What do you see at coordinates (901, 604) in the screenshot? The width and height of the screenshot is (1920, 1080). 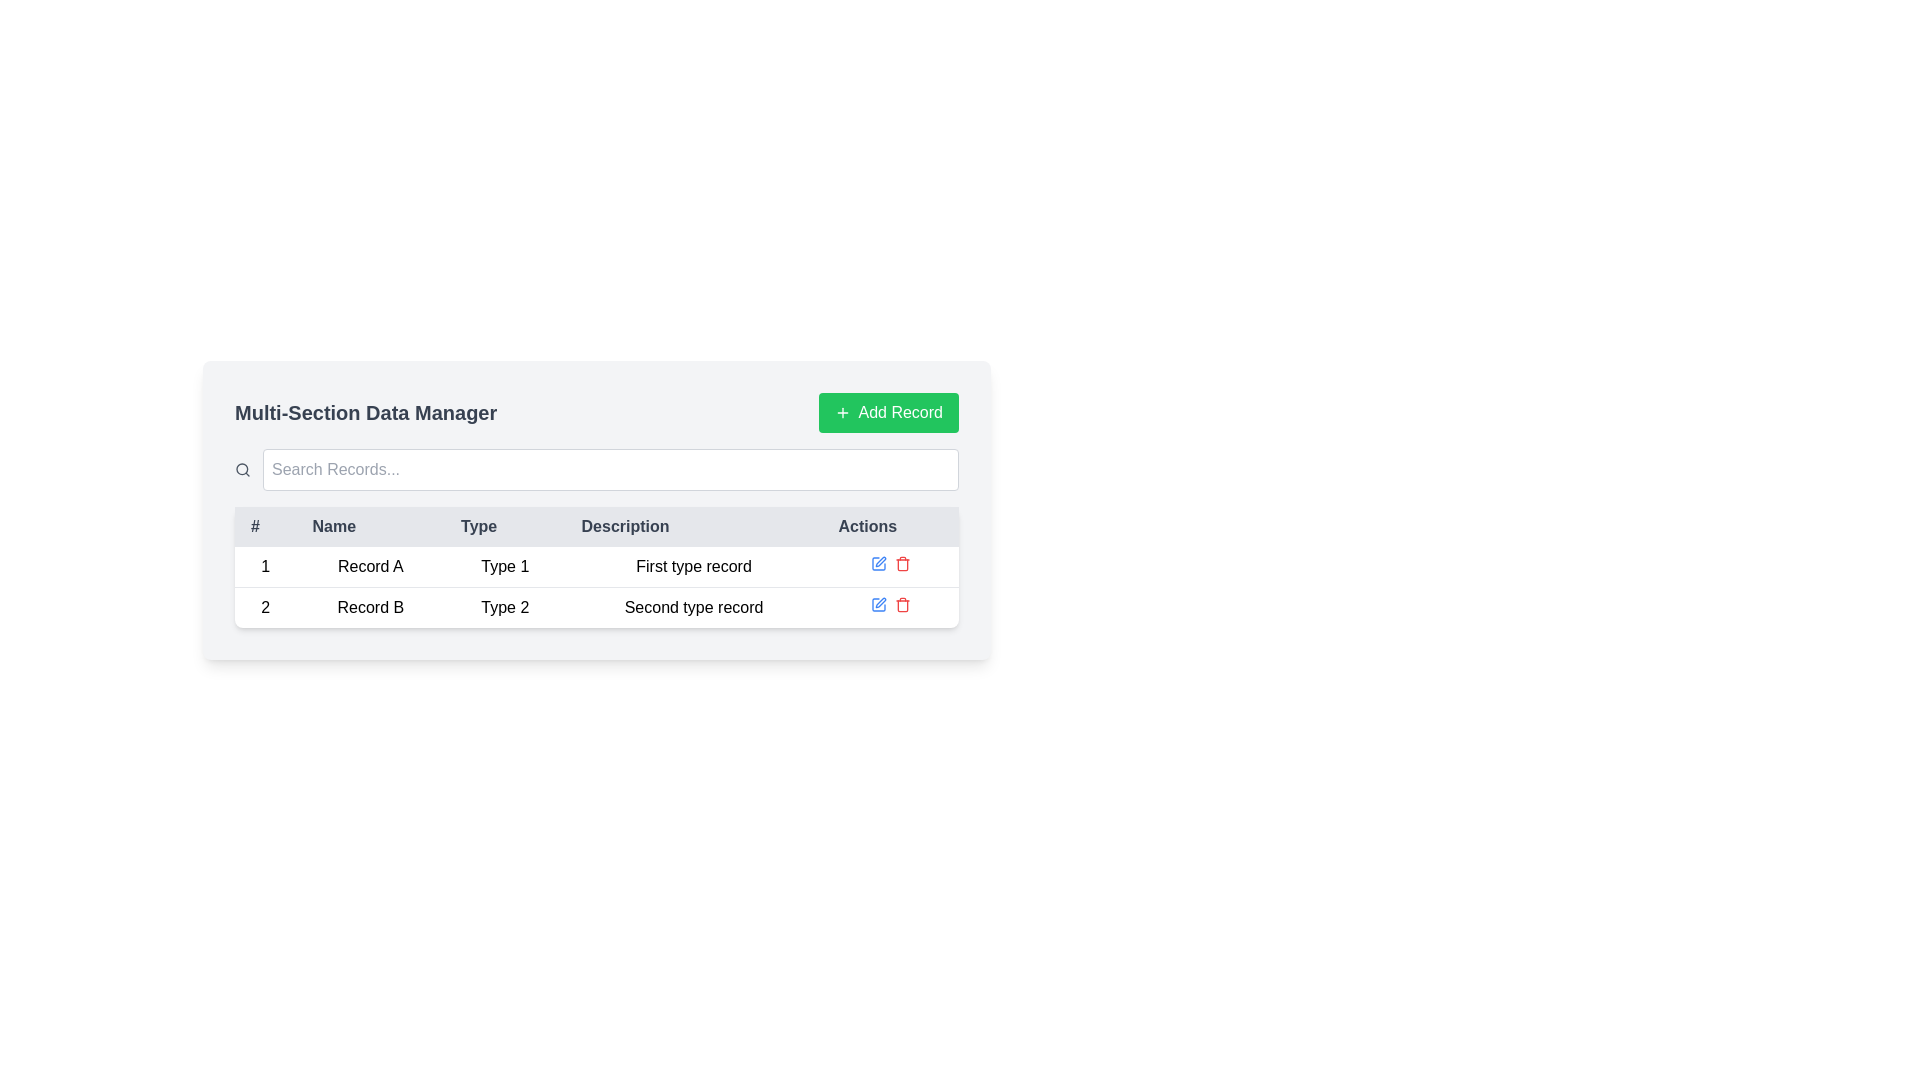 I see `the delete icon button located in the 'Actions' column of the second data row` at bounding box center [901, 604].